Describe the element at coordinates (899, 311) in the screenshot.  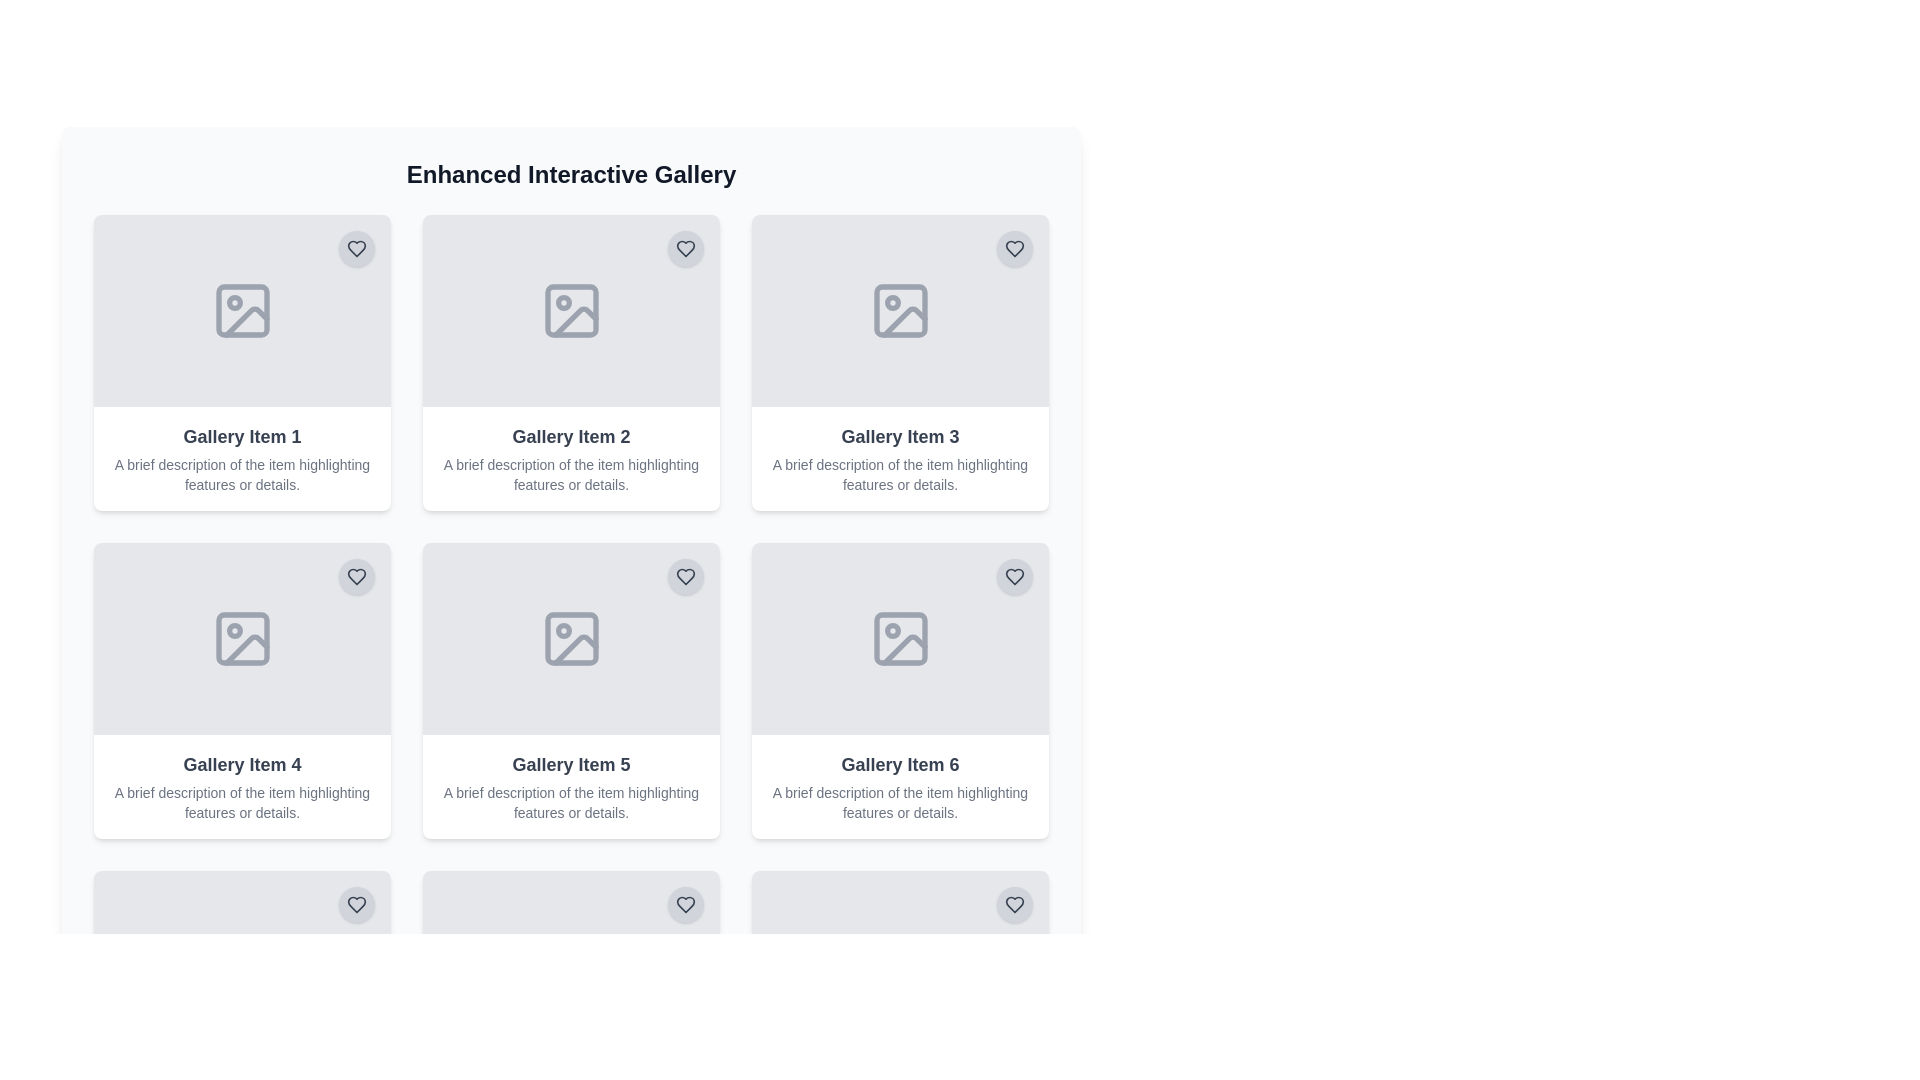
I see `the Decorative outline component that represents the border of an image placeholder in the third gallery item of the first row` at that location.